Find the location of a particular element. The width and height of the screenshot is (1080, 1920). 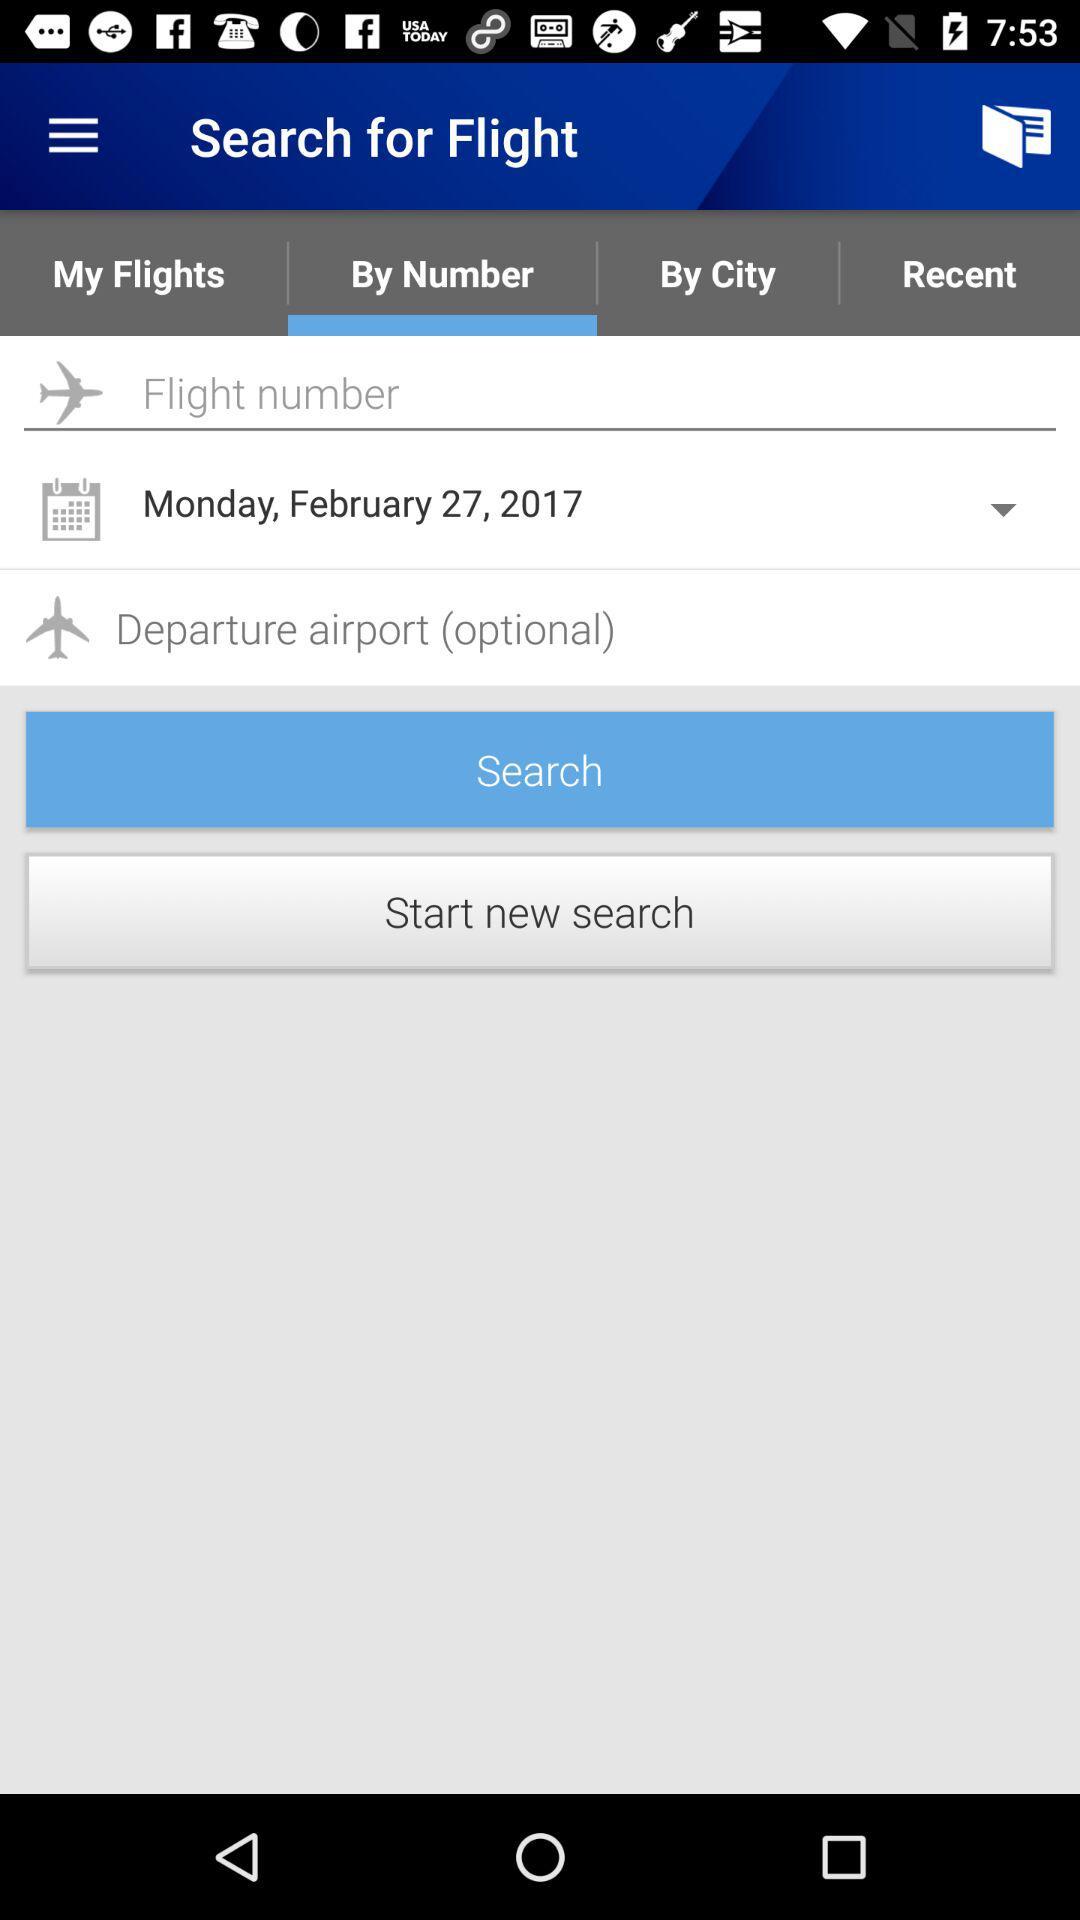

optional departure airport is located at coordinates (540, 626).